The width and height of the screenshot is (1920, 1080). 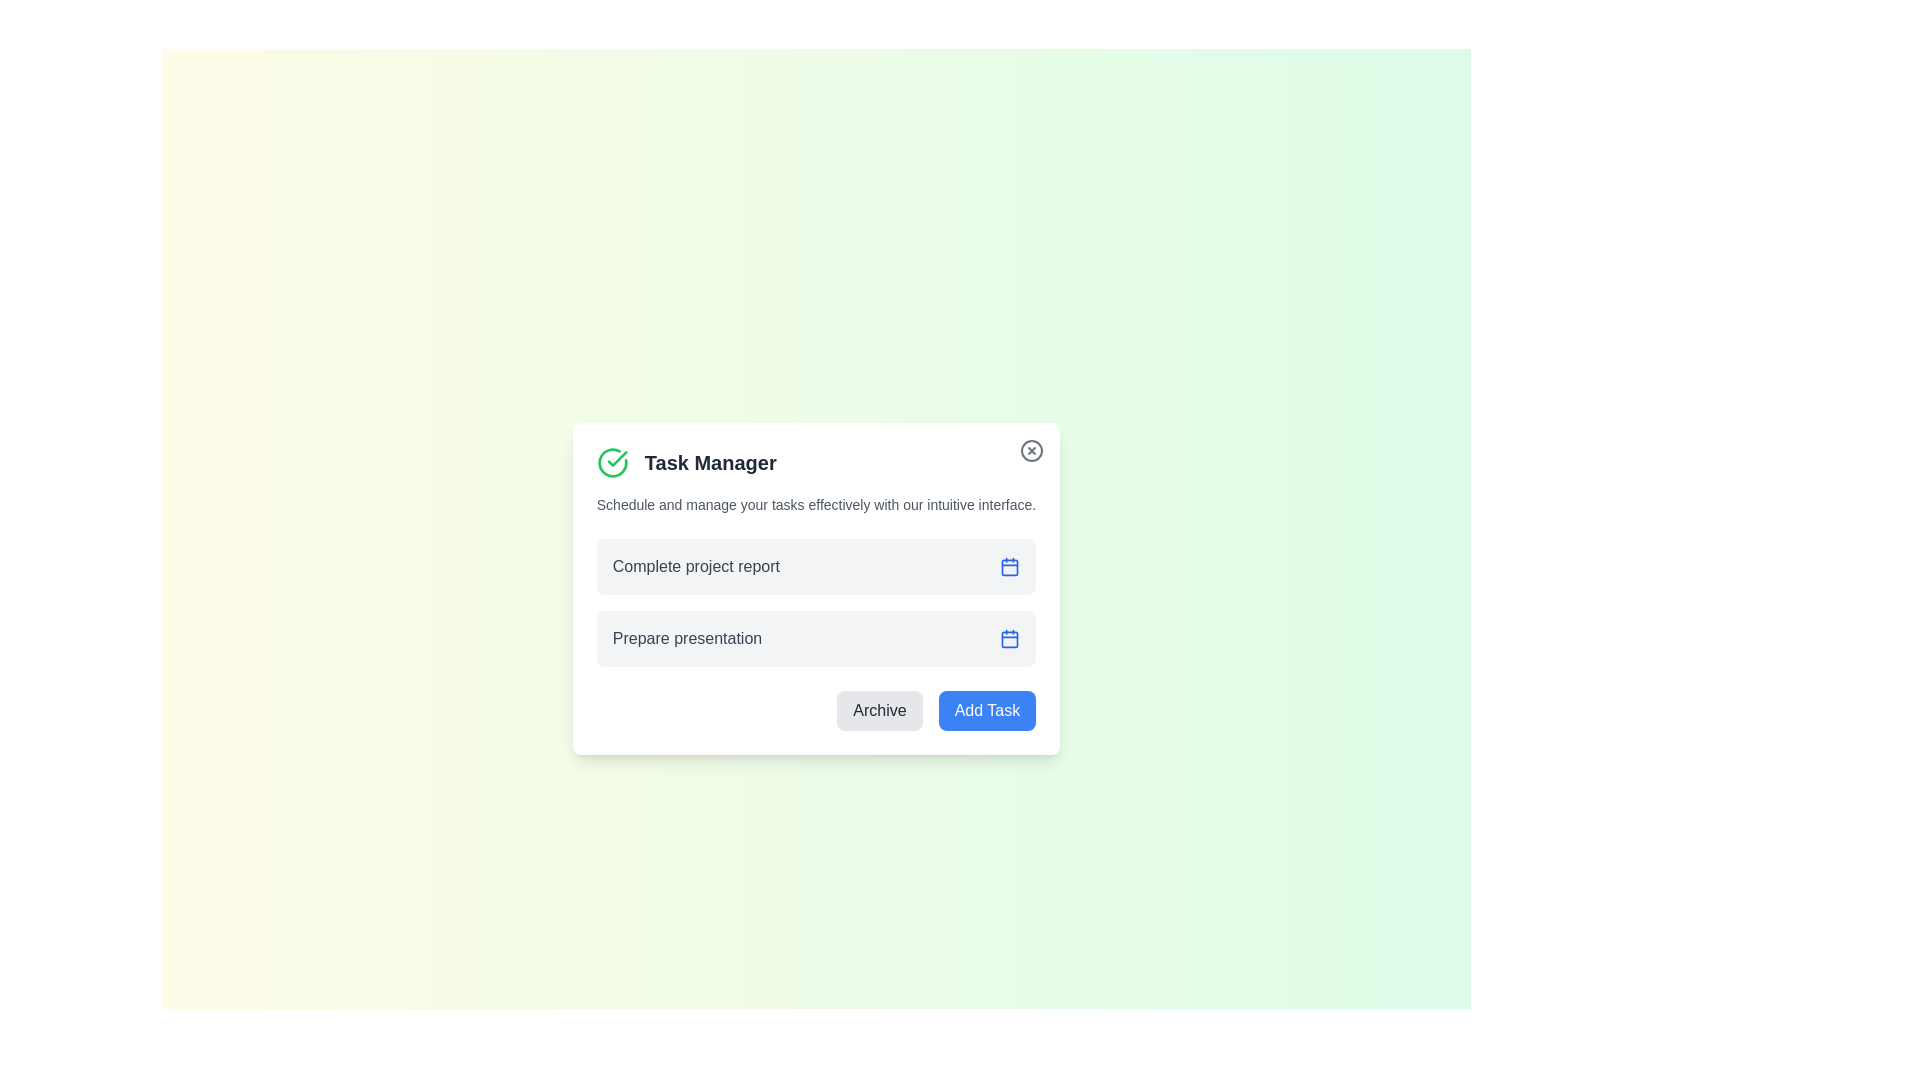 What do you see at coordinates (1009, 639) in the screenshot?
I see `the calendar icon associated with the task Prepare presentation` at bounding box center [1009, 639].